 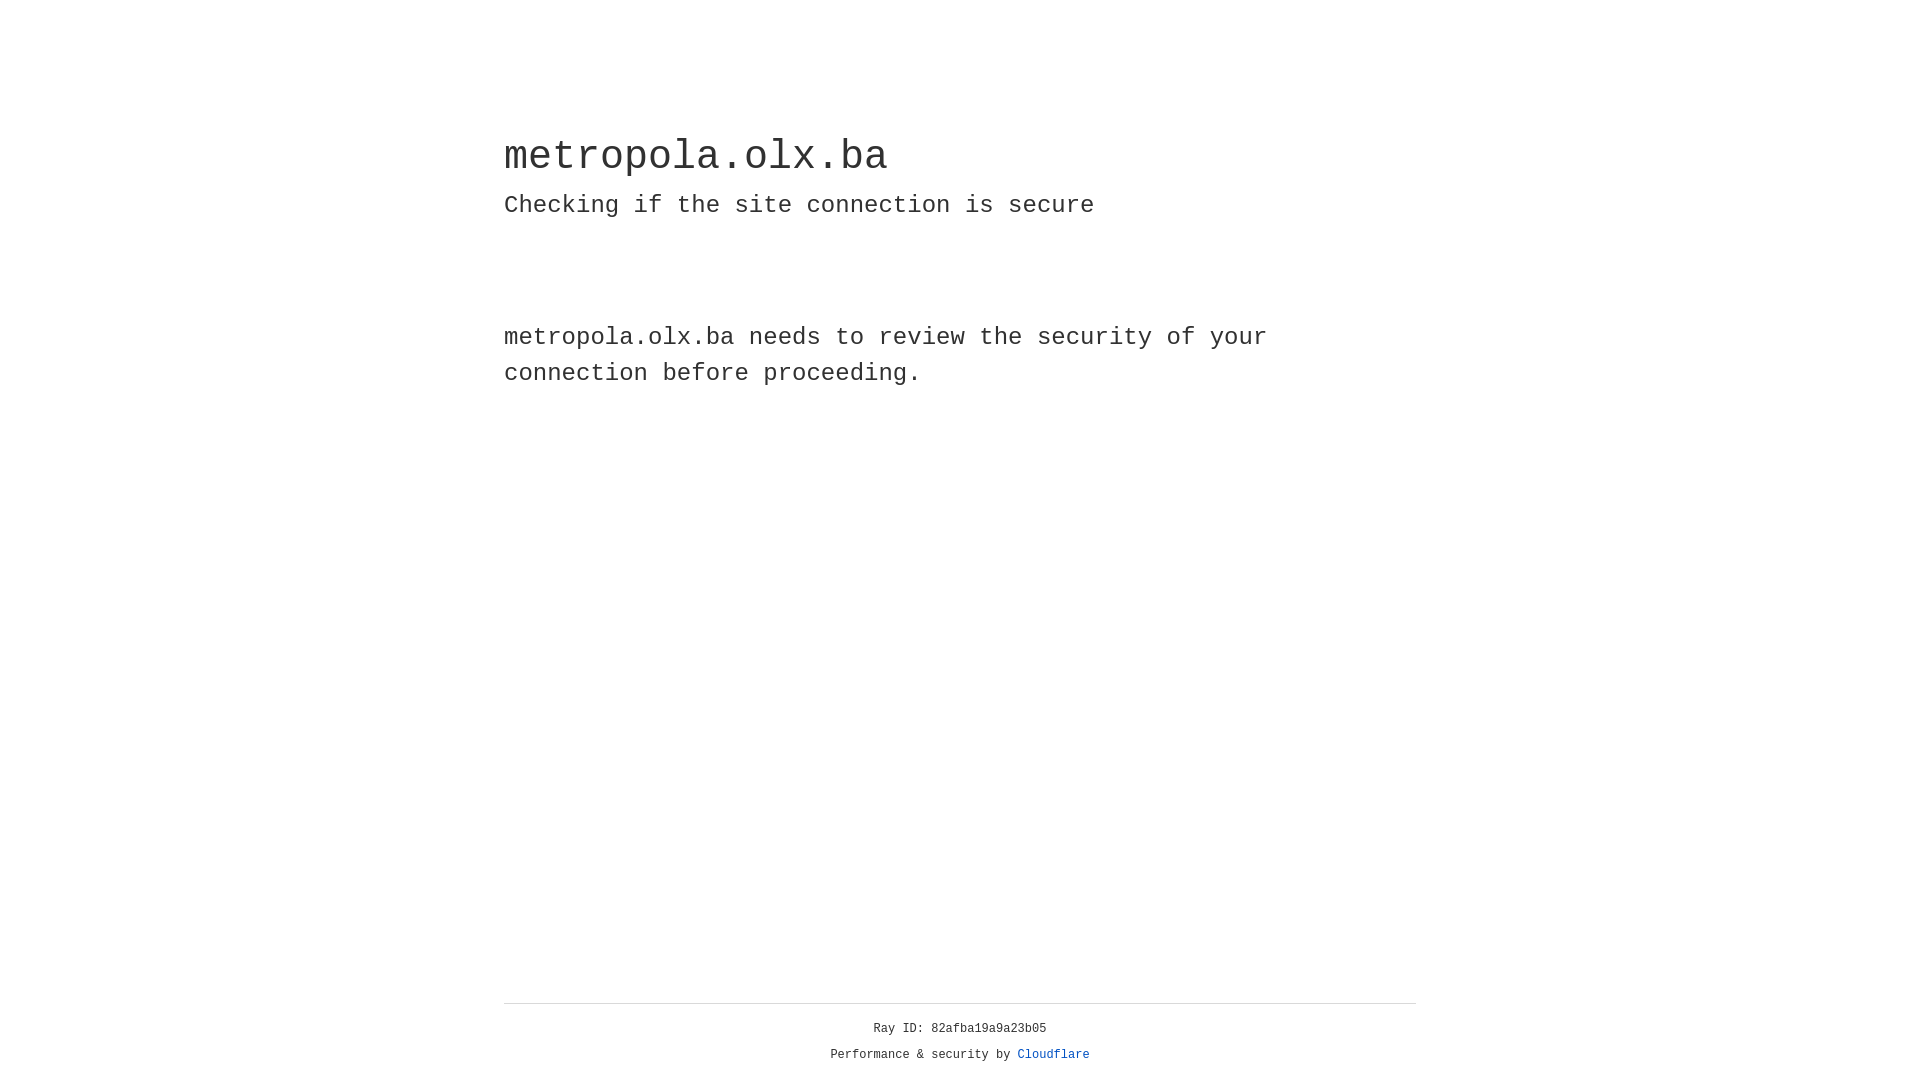 I want to click on 'Cloudflare', so click(x=1053, y=1054).